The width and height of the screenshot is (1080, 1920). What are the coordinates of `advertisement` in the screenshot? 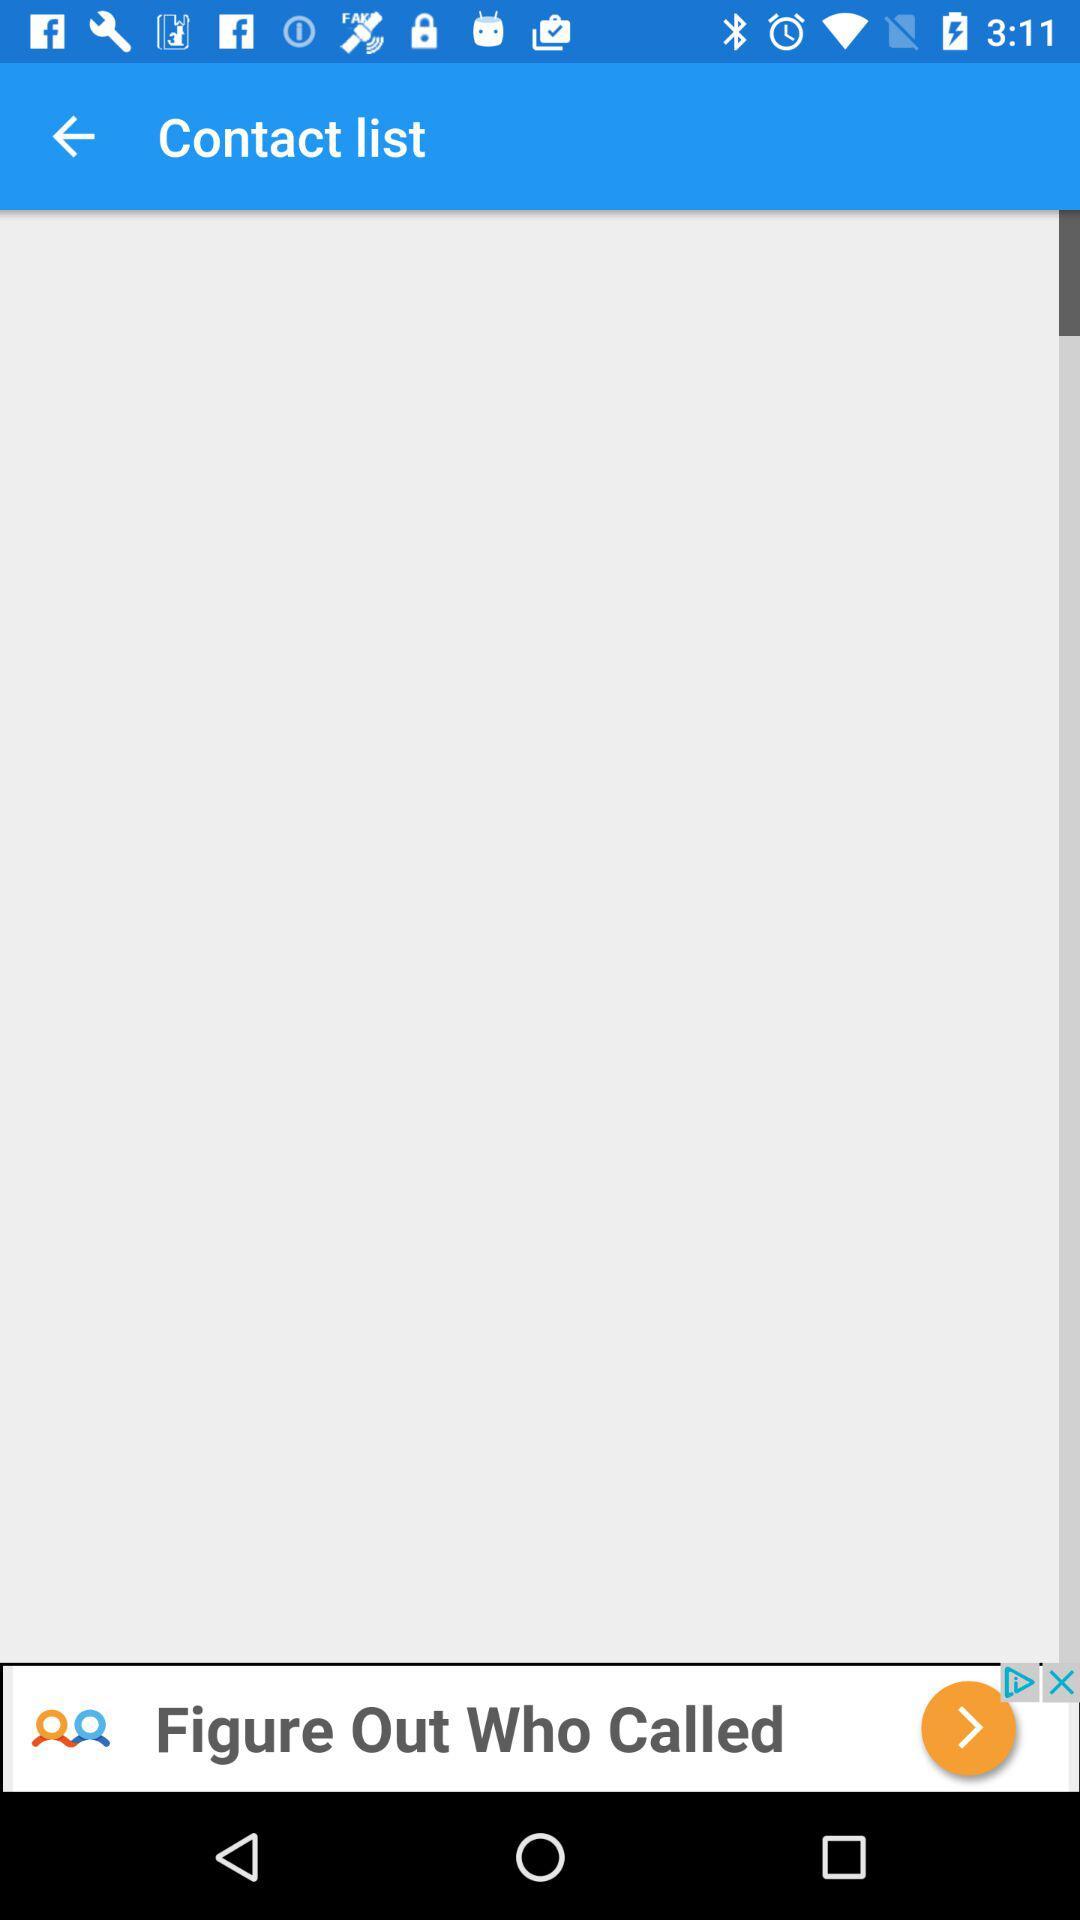 It's located at (540, 1727).